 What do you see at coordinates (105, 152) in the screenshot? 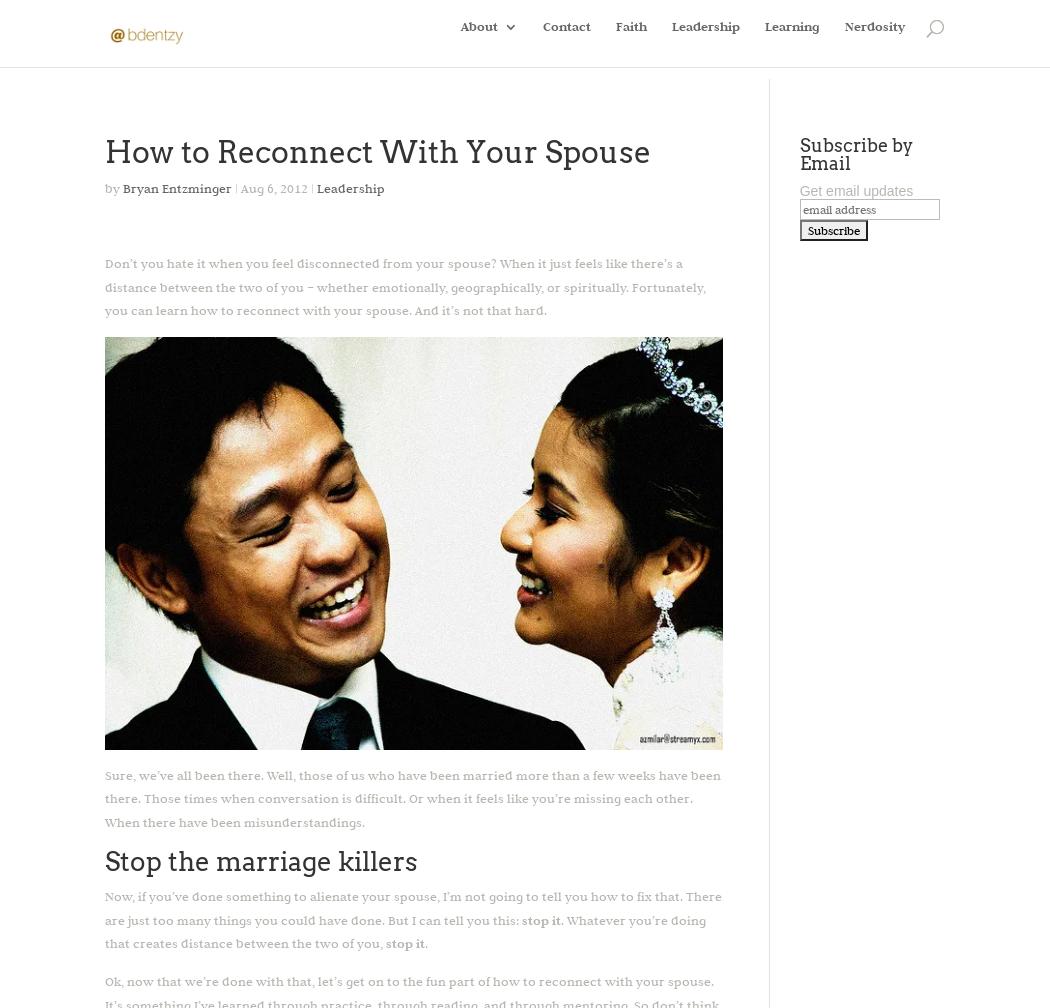
I see `'How to Reconnect With Your Spouse'` at bounding box center [105, 152].